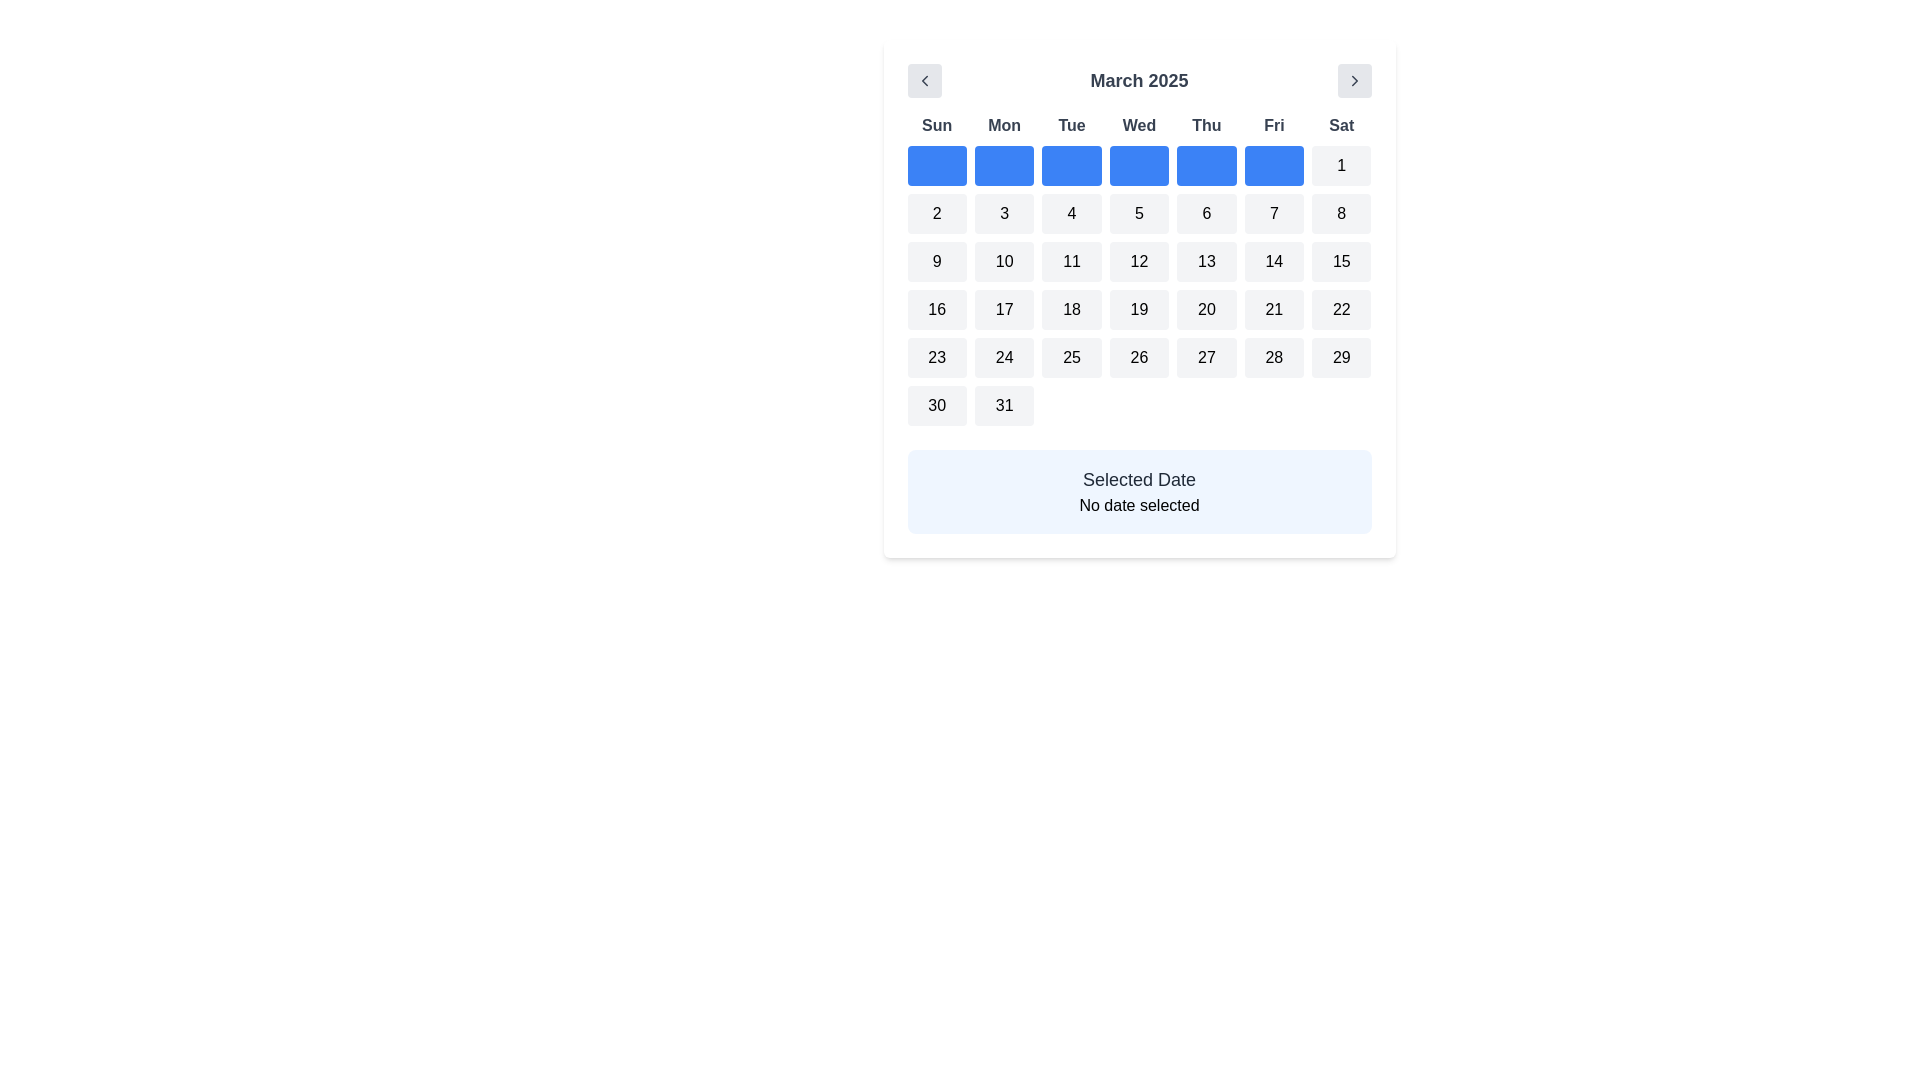 This screenshot has height=1080, width=1920. What do you see at coordinates (1139, 309) in the screenshot?
I see `the rounded rectangular button with a gray background containing the text '19'` at bounding box center [1139, 309].